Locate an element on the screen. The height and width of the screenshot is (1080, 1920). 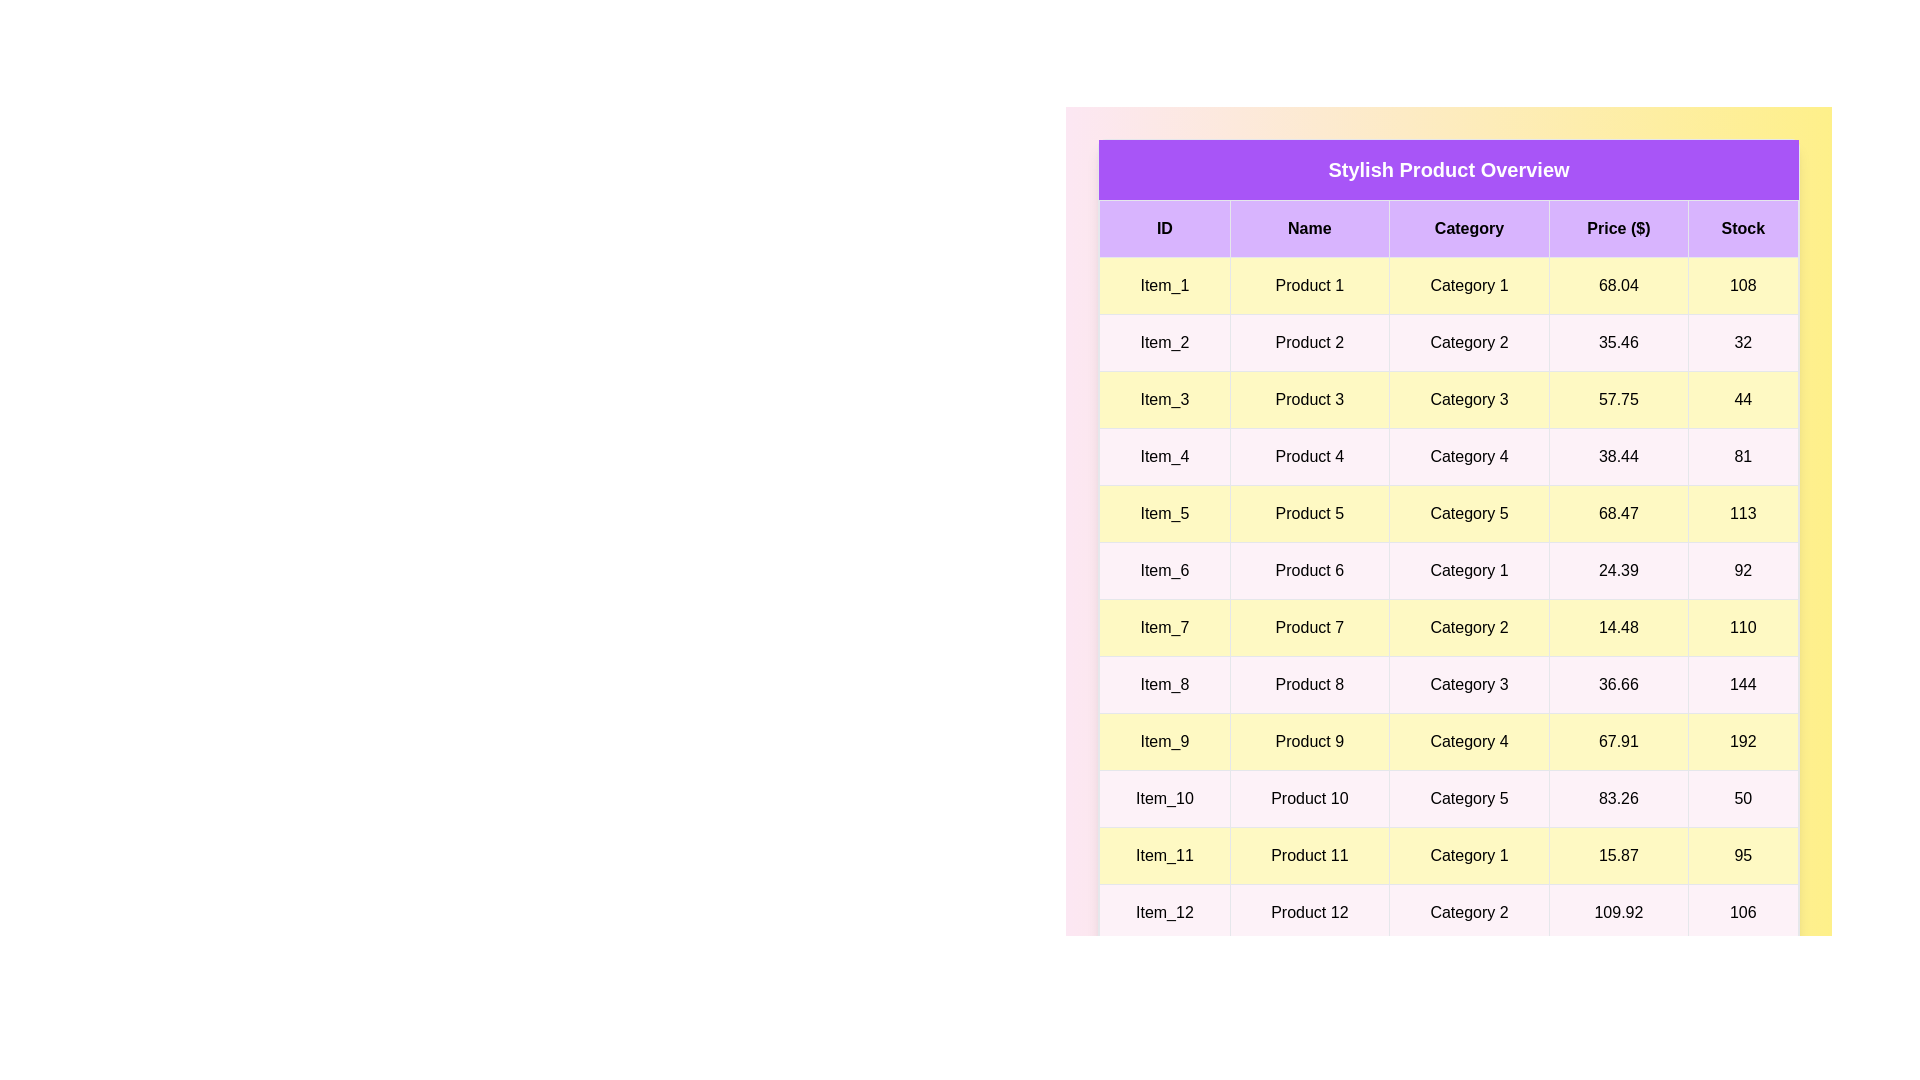
the column header ID to sort the table by that column is located at coordinates (1164, 227).